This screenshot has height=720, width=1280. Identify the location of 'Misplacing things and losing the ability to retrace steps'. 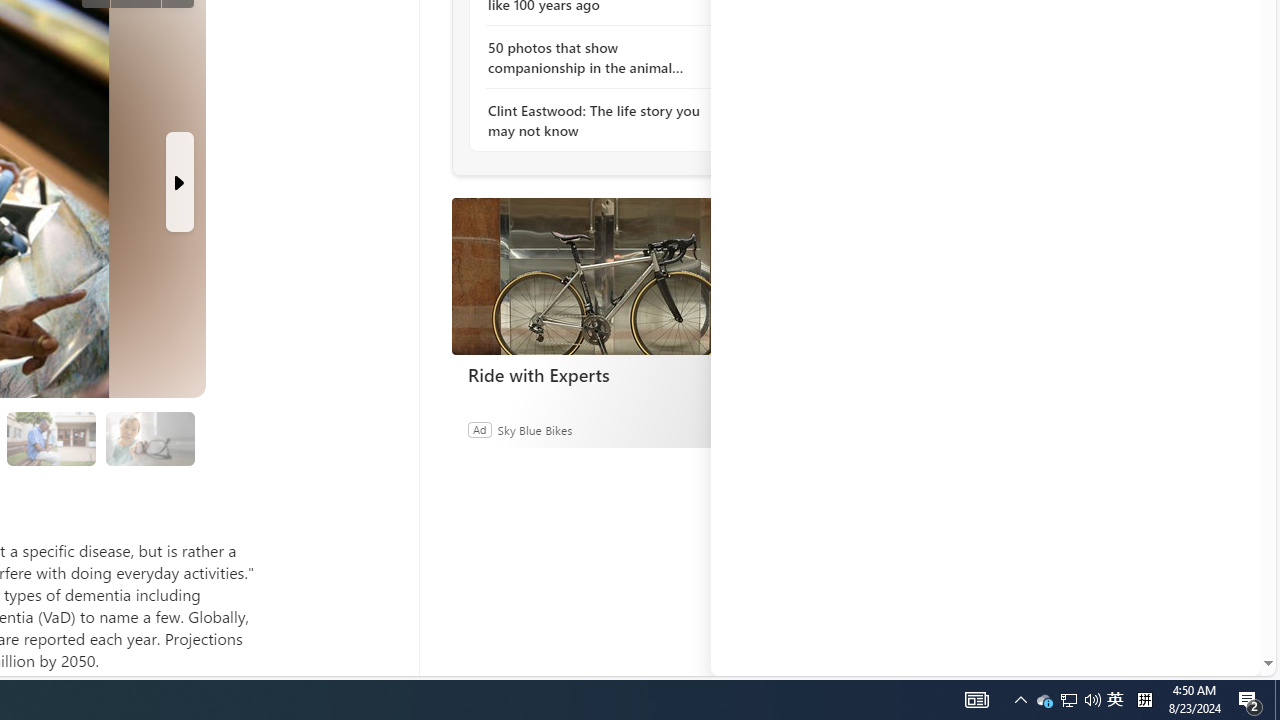
(148, 437).